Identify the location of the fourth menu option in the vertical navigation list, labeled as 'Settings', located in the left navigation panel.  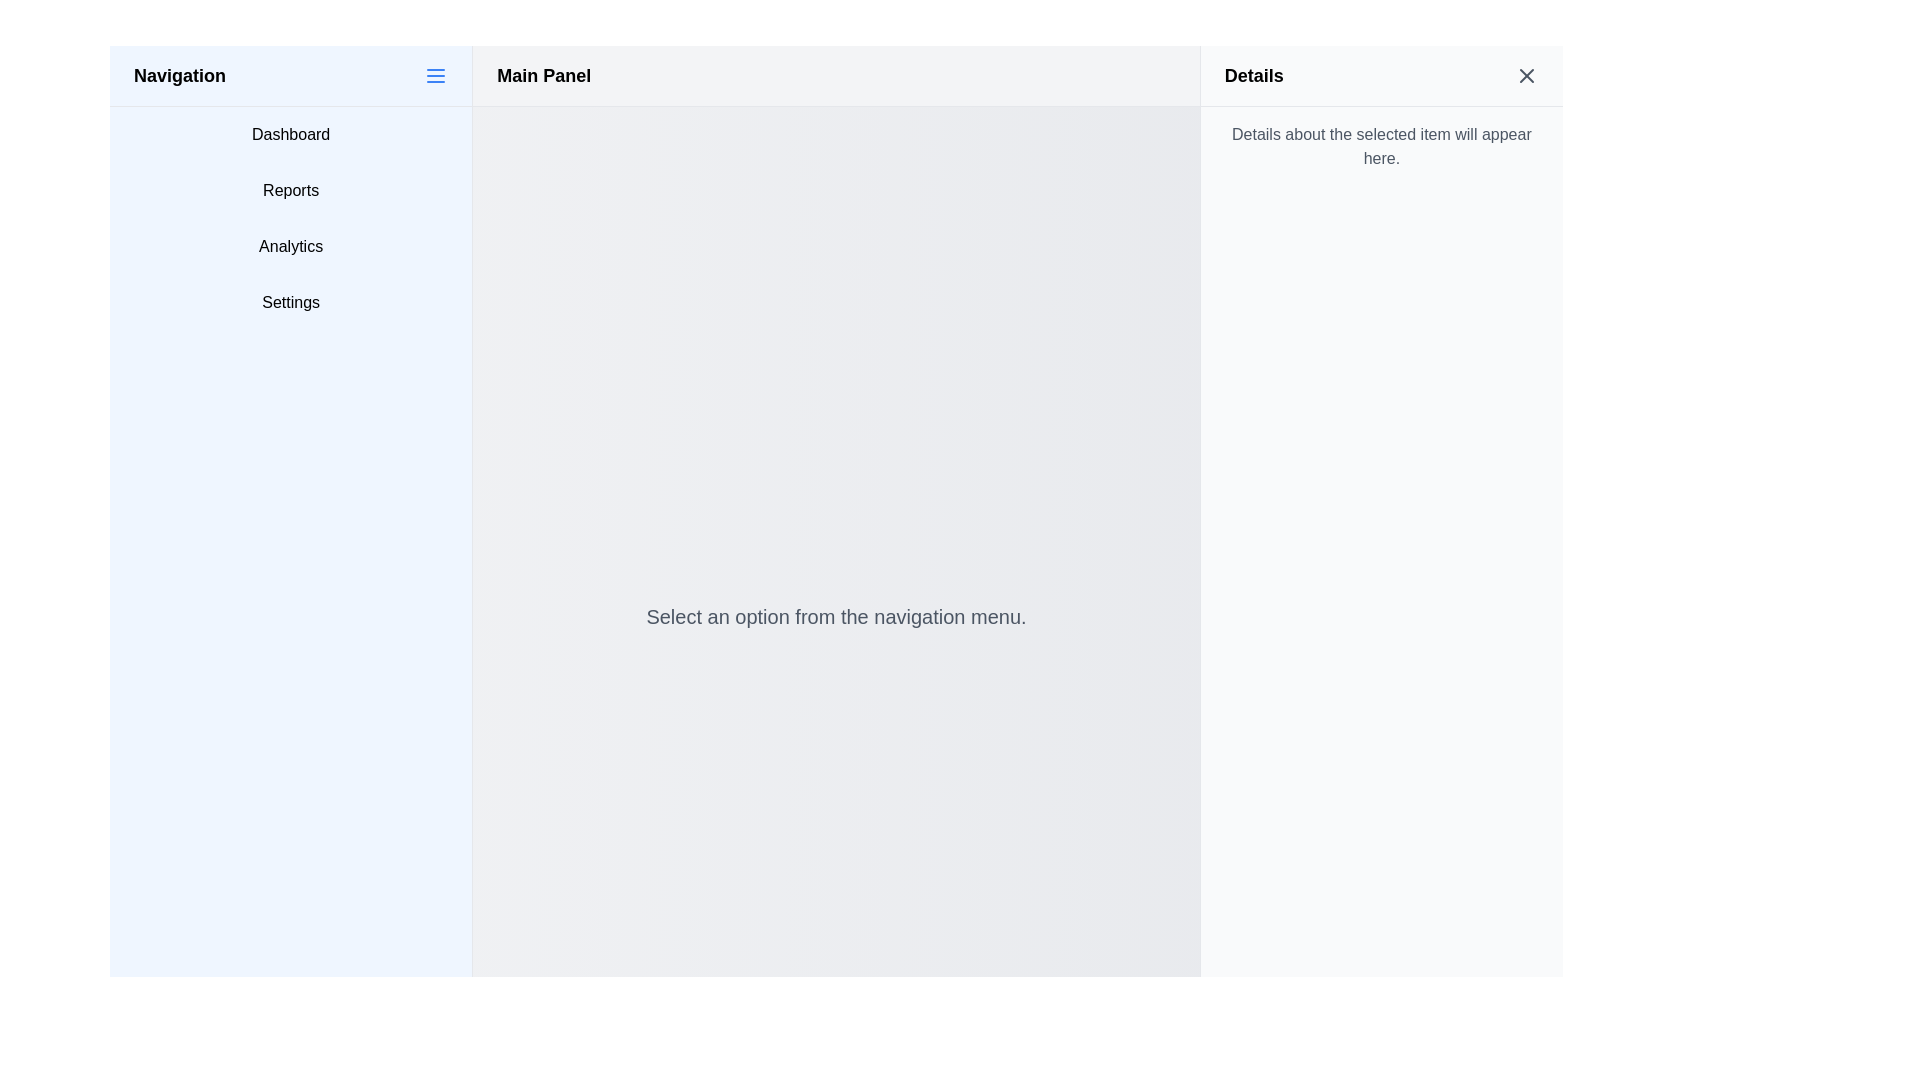
(290, 303).